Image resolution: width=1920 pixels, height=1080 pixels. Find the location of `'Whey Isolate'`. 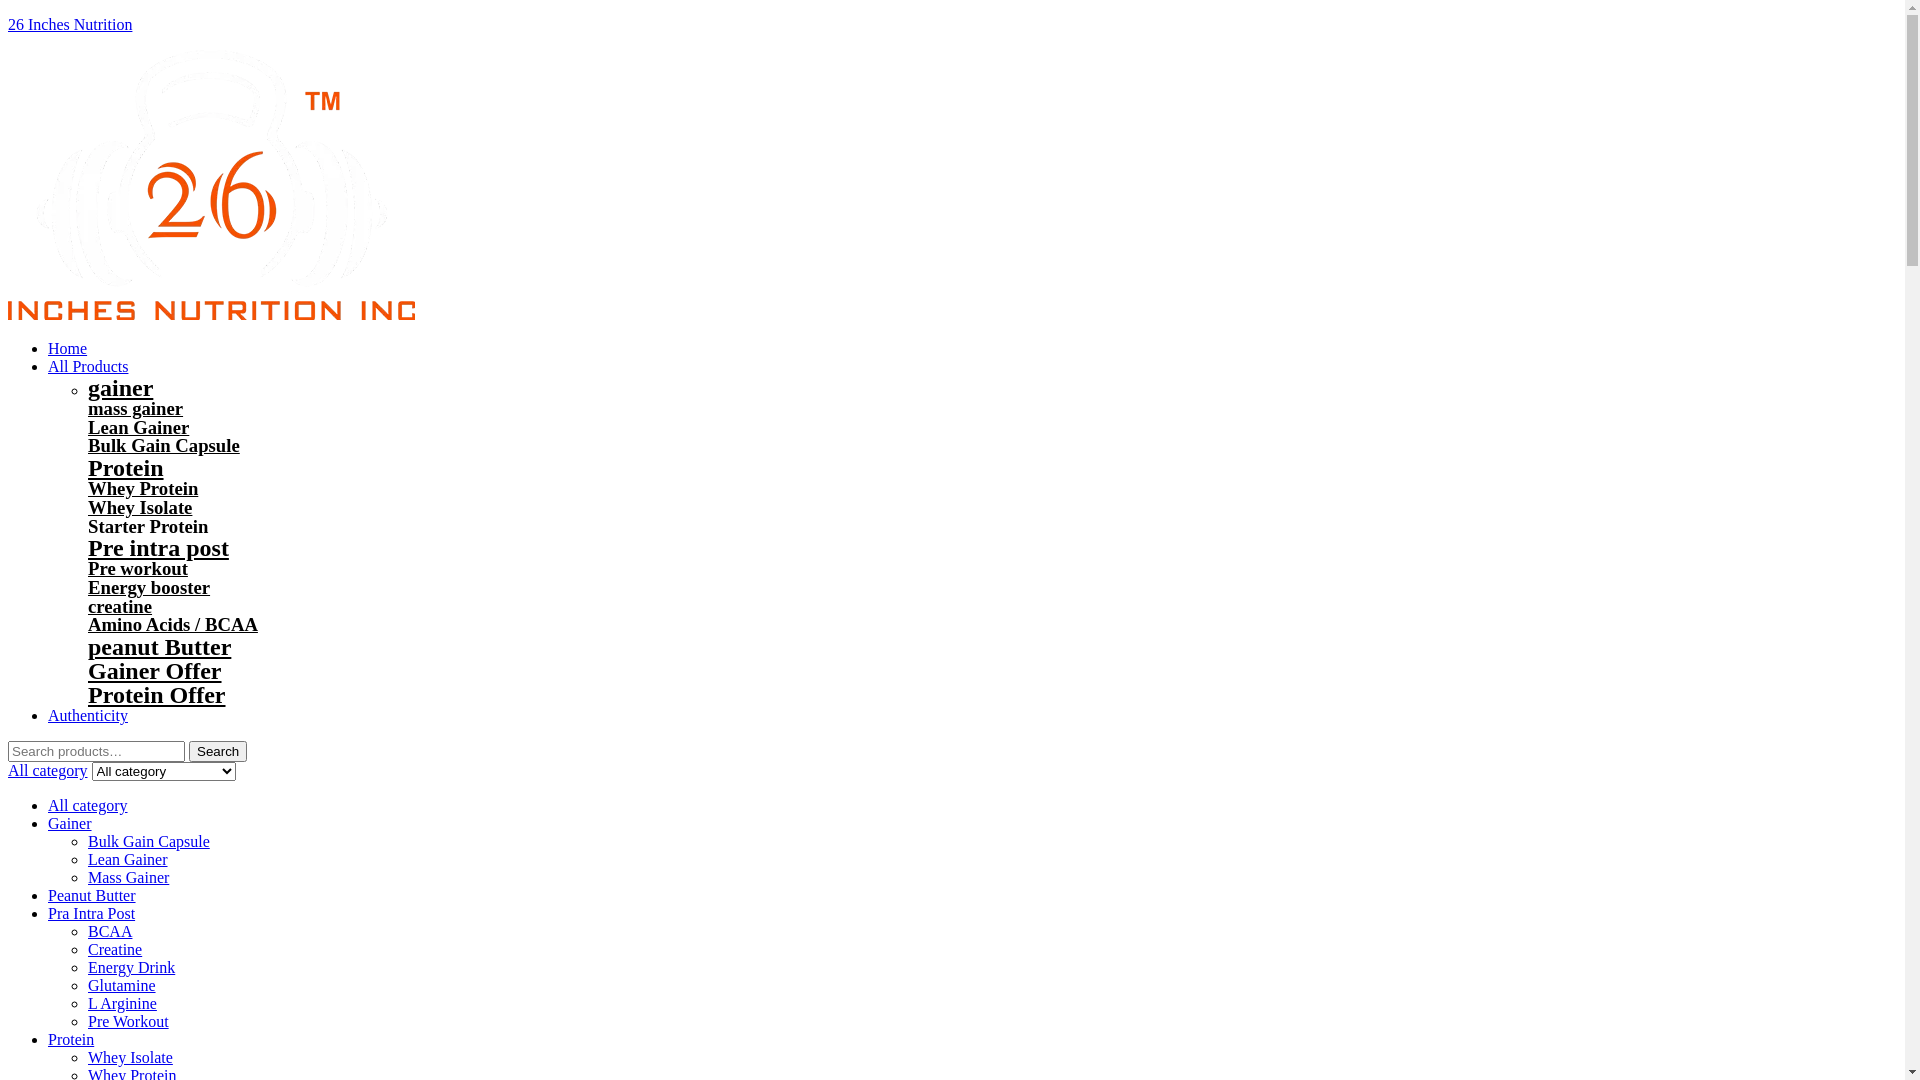

'Whey Isolate' is located at coordinates (86, 1056).